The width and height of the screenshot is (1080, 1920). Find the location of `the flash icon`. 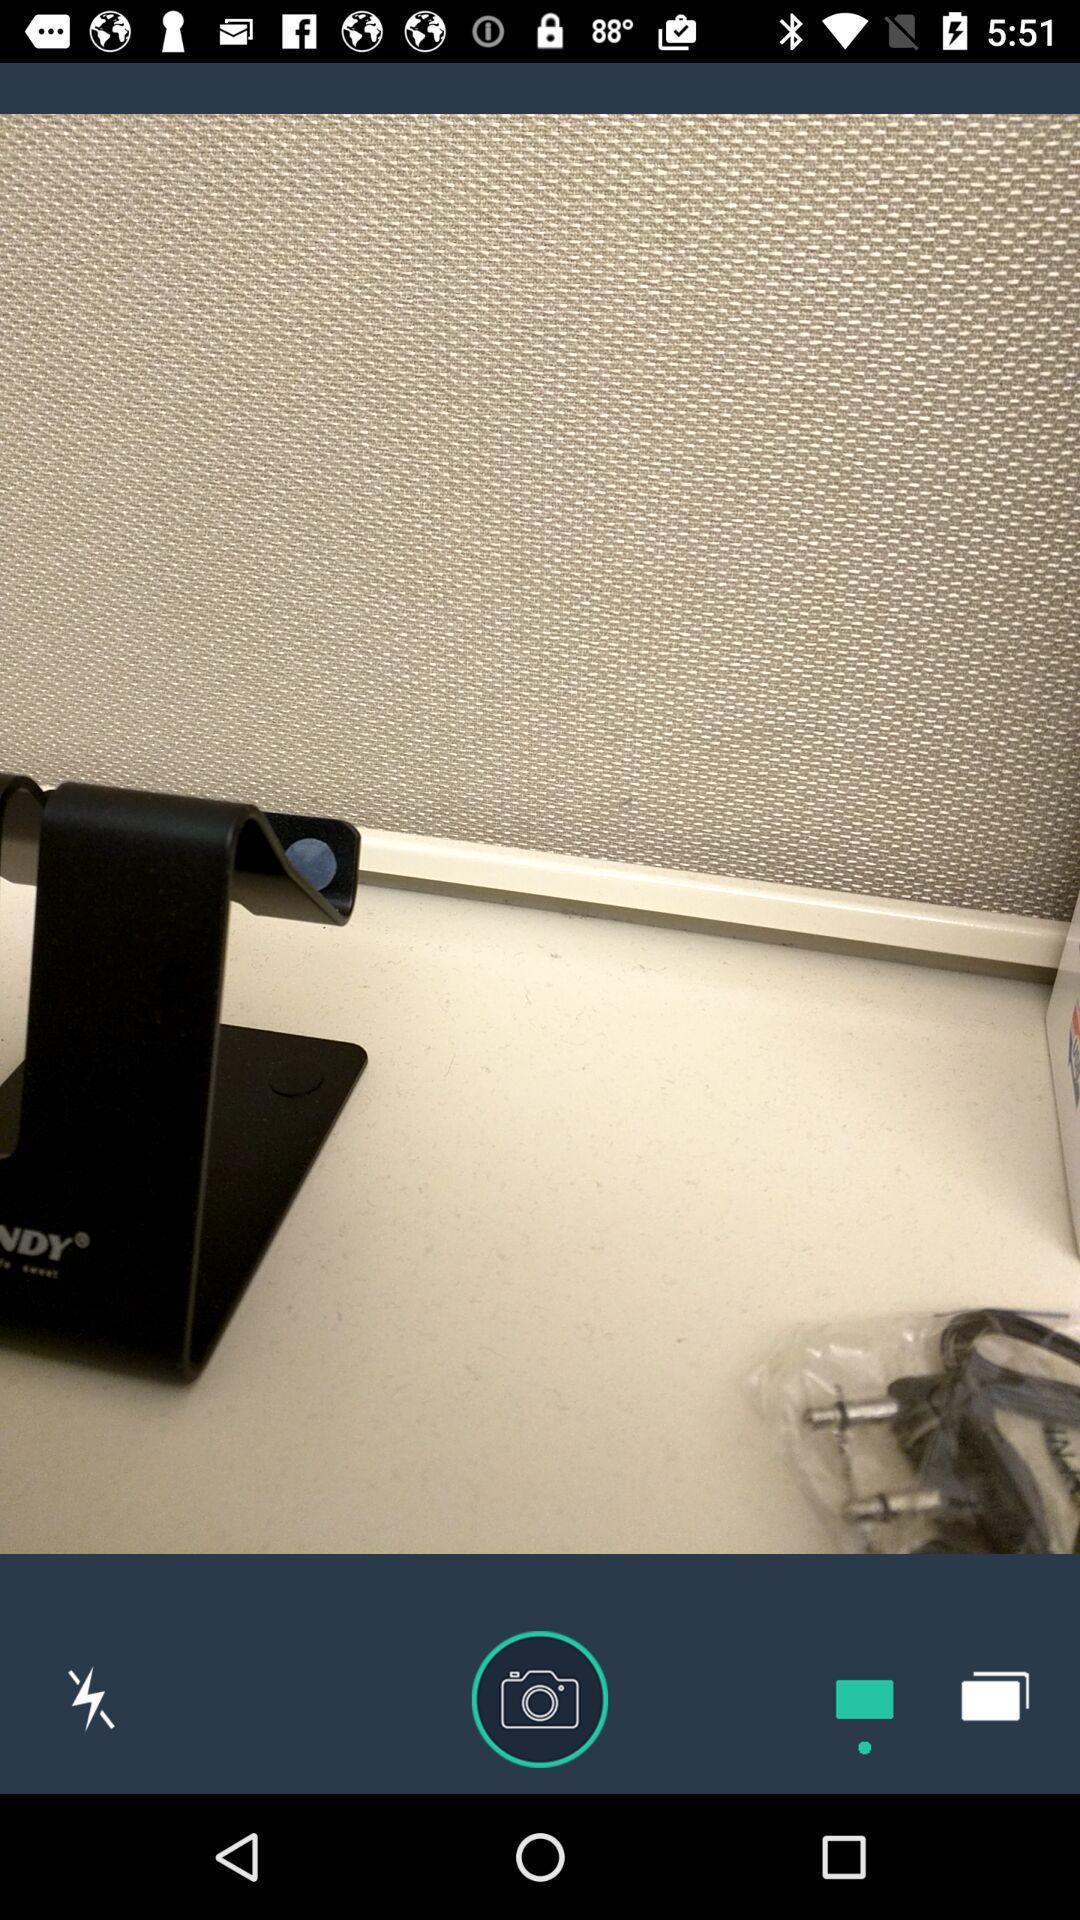

the flash icon is located at coordinates (91, 1698).